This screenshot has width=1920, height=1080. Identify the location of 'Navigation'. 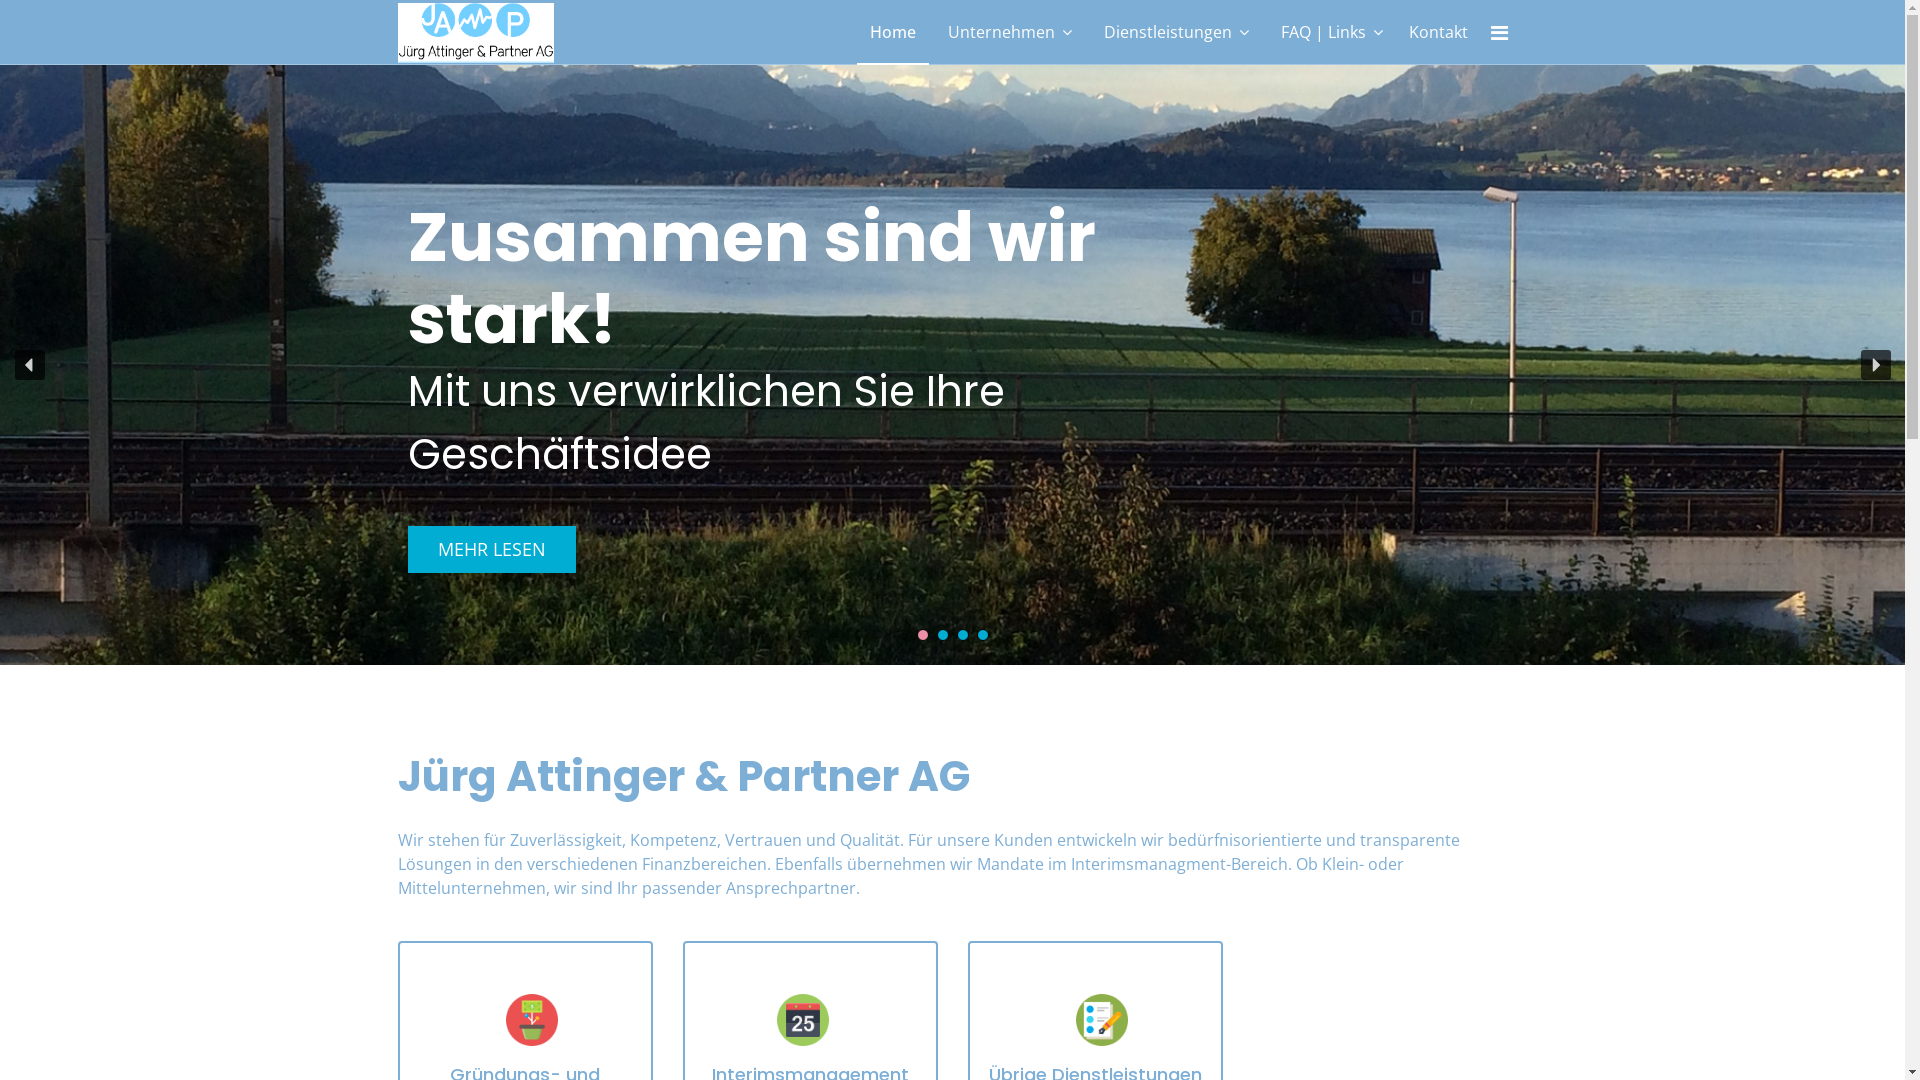
(1489, 33).